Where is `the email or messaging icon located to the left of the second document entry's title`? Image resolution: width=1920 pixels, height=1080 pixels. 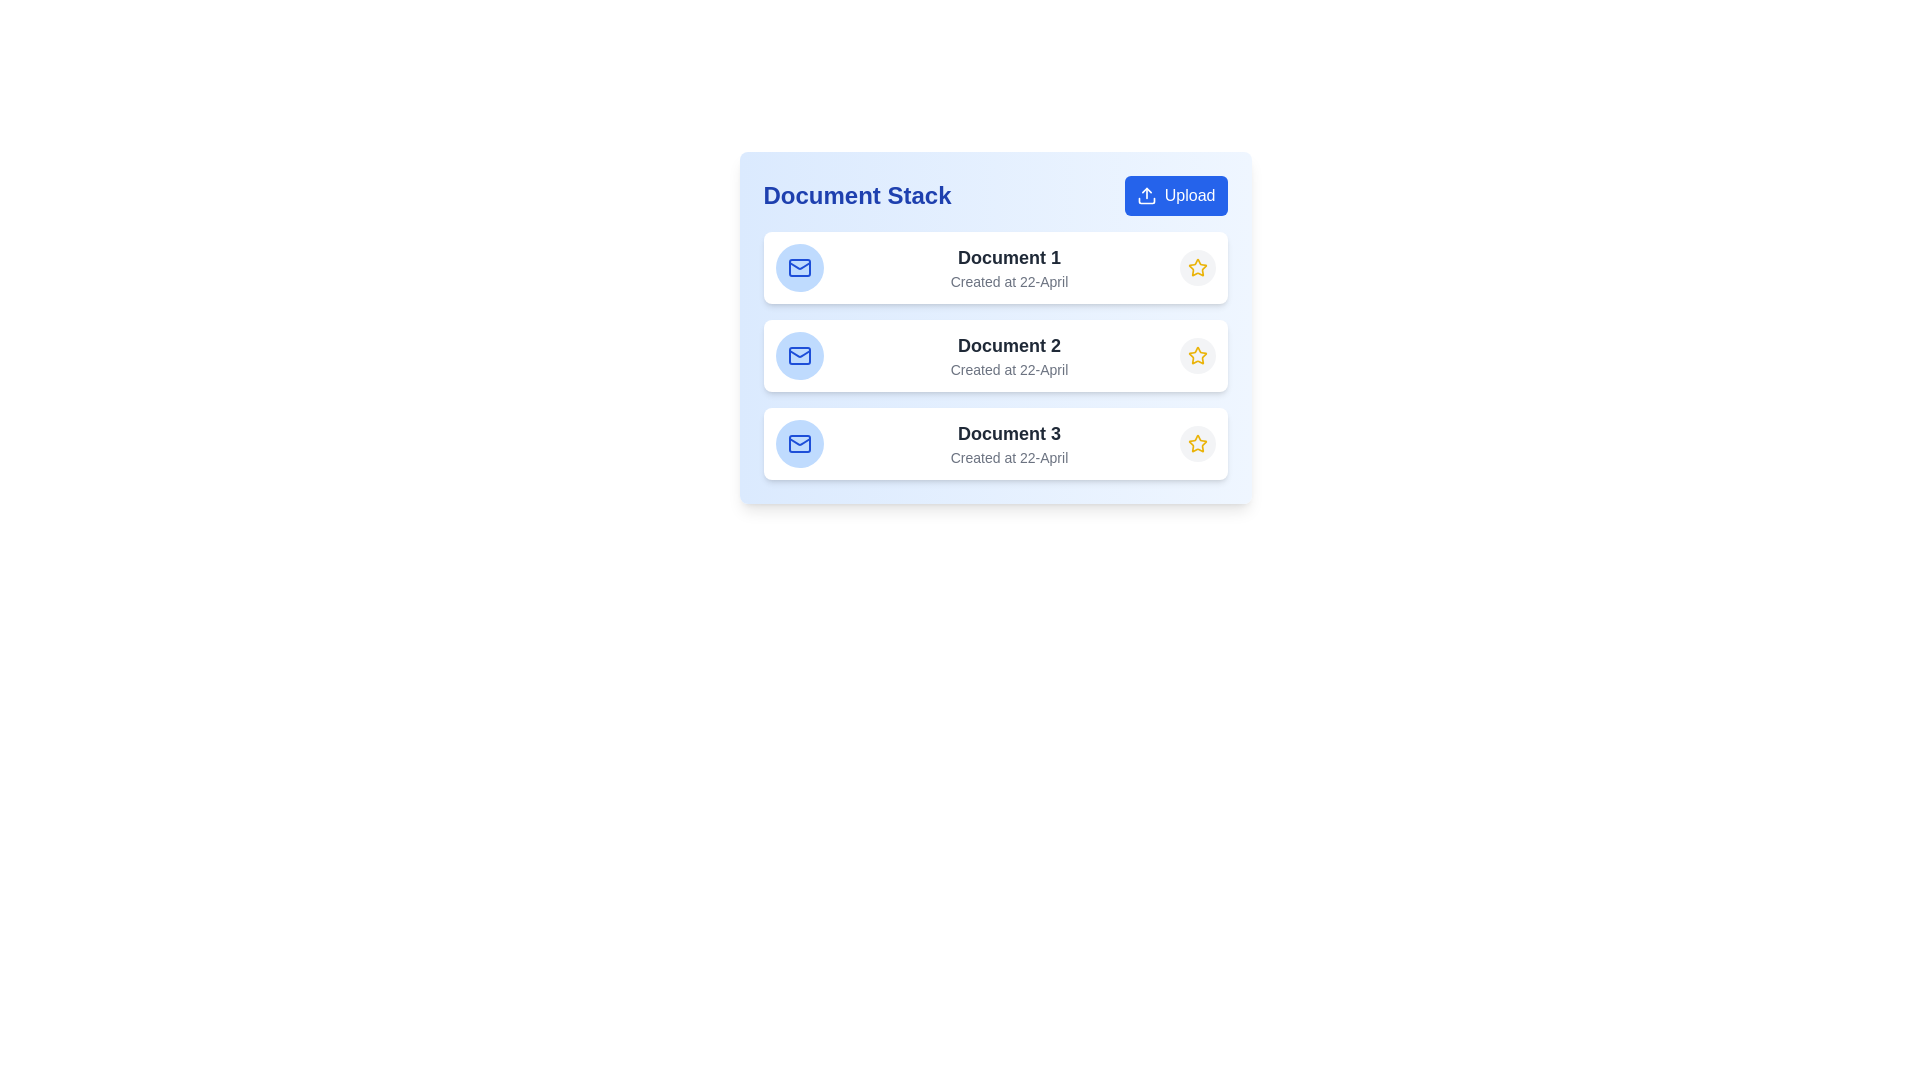 the email or messaging icon located to the left of the second document entry's title is located at coordinates (798, 354).